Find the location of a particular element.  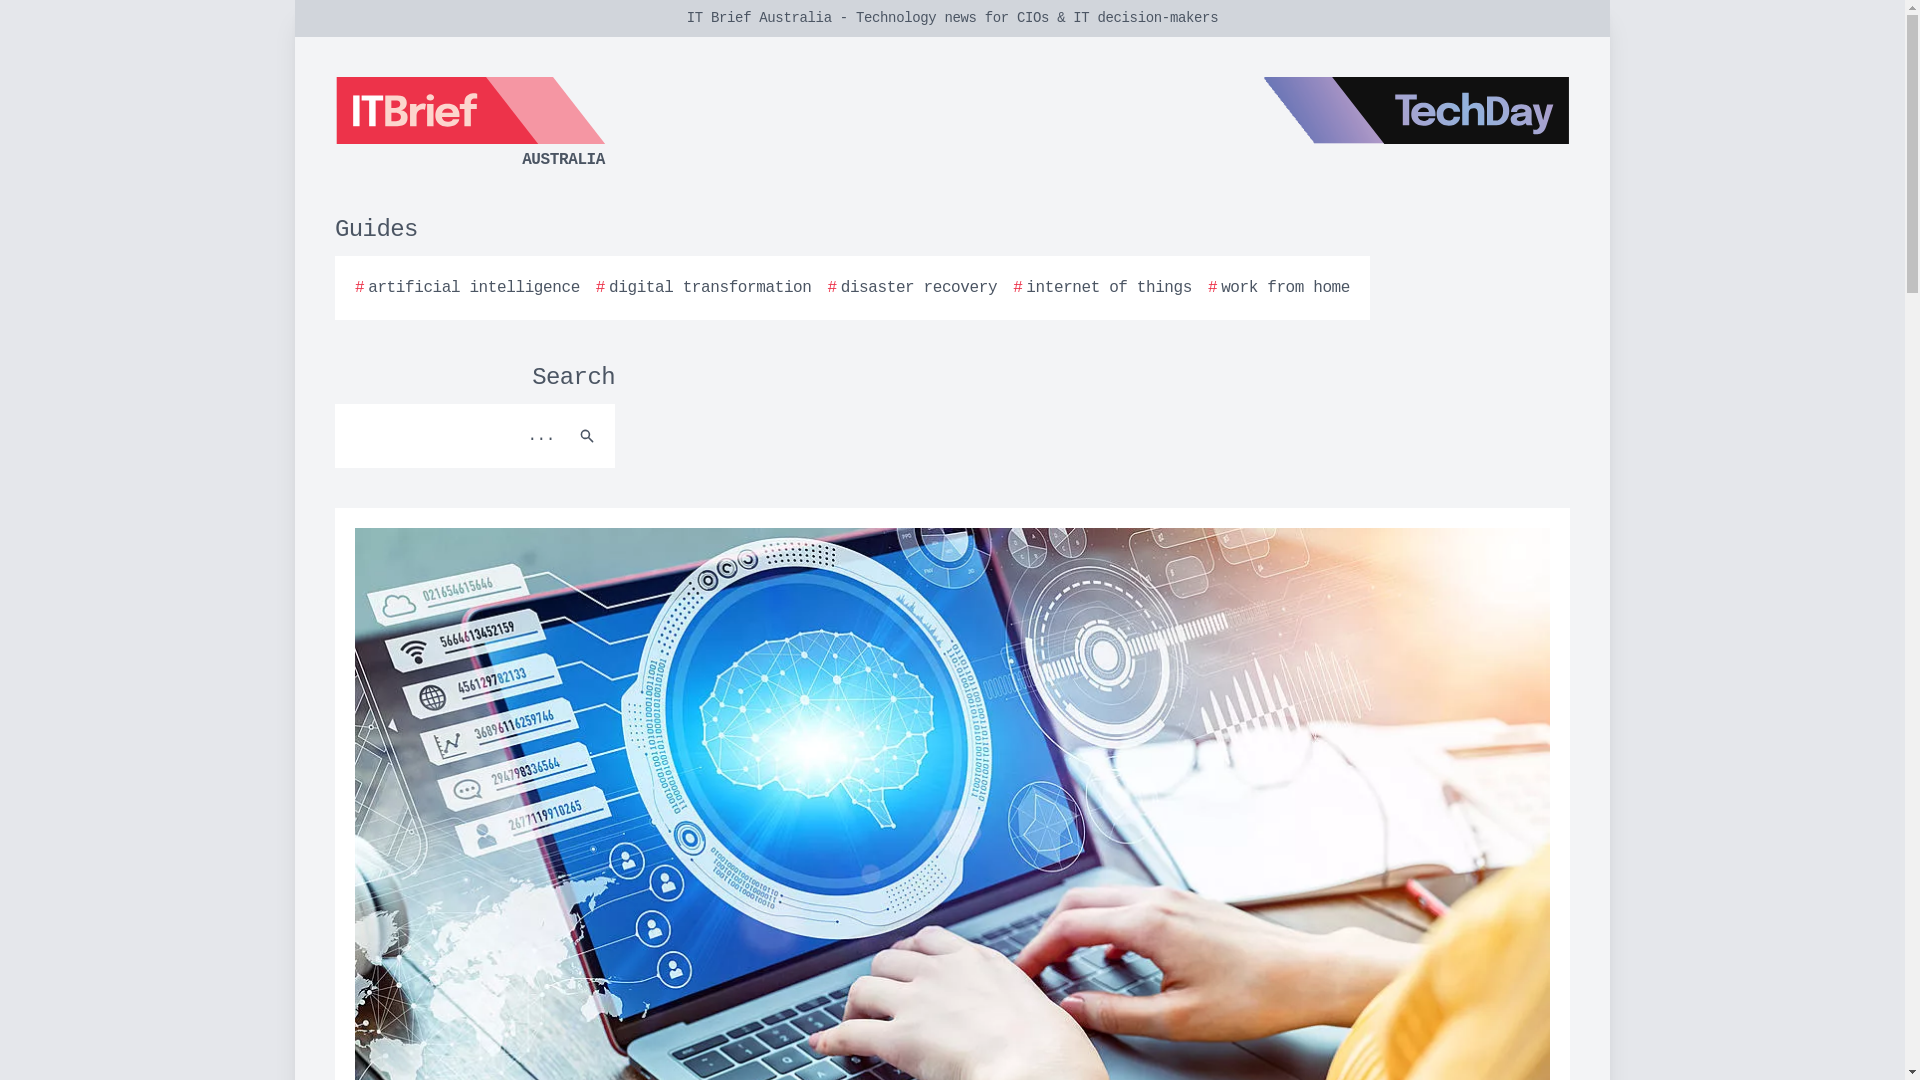

'# is located at coordinates (704, 288).